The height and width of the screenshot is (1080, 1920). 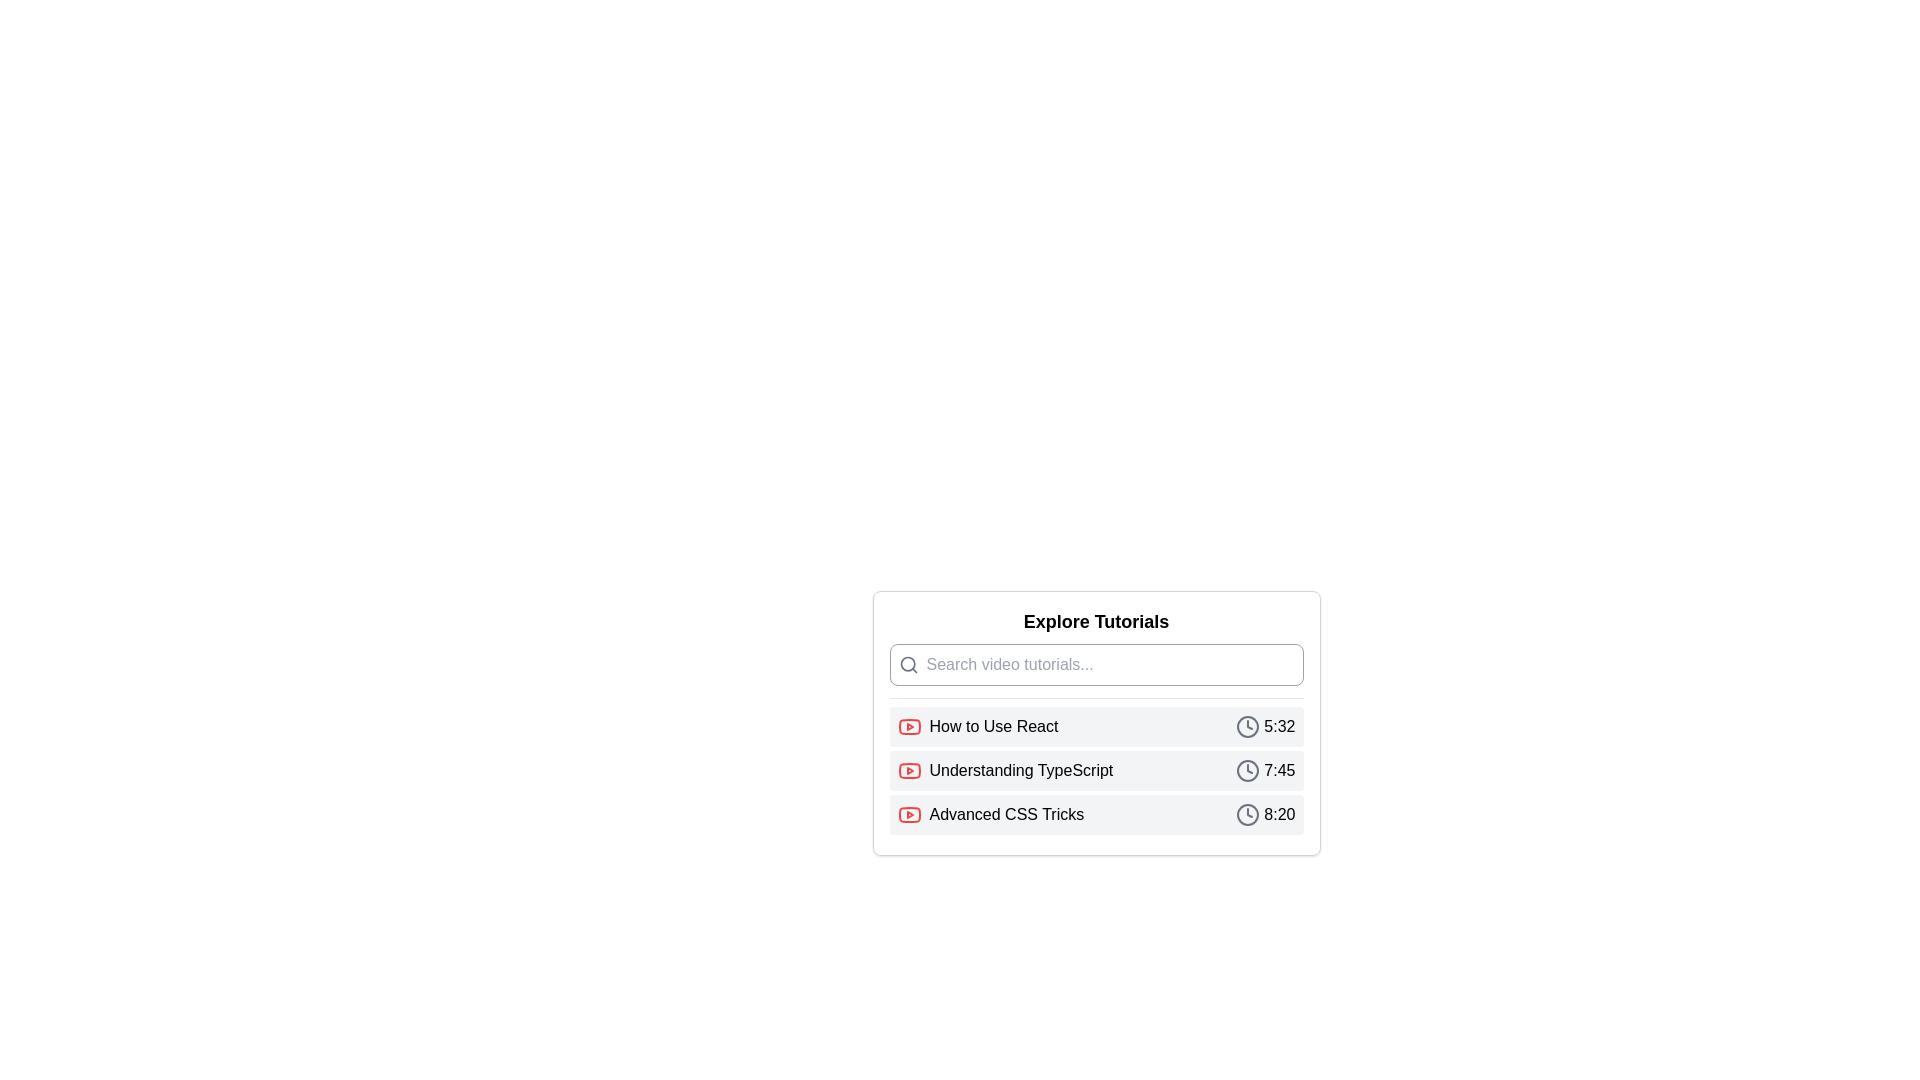 I want to click on the first item in the vertically-stacked list titled 'How to Use React' located below the 'Explore Tutorials' search bar, so click(x=1095, y=726).